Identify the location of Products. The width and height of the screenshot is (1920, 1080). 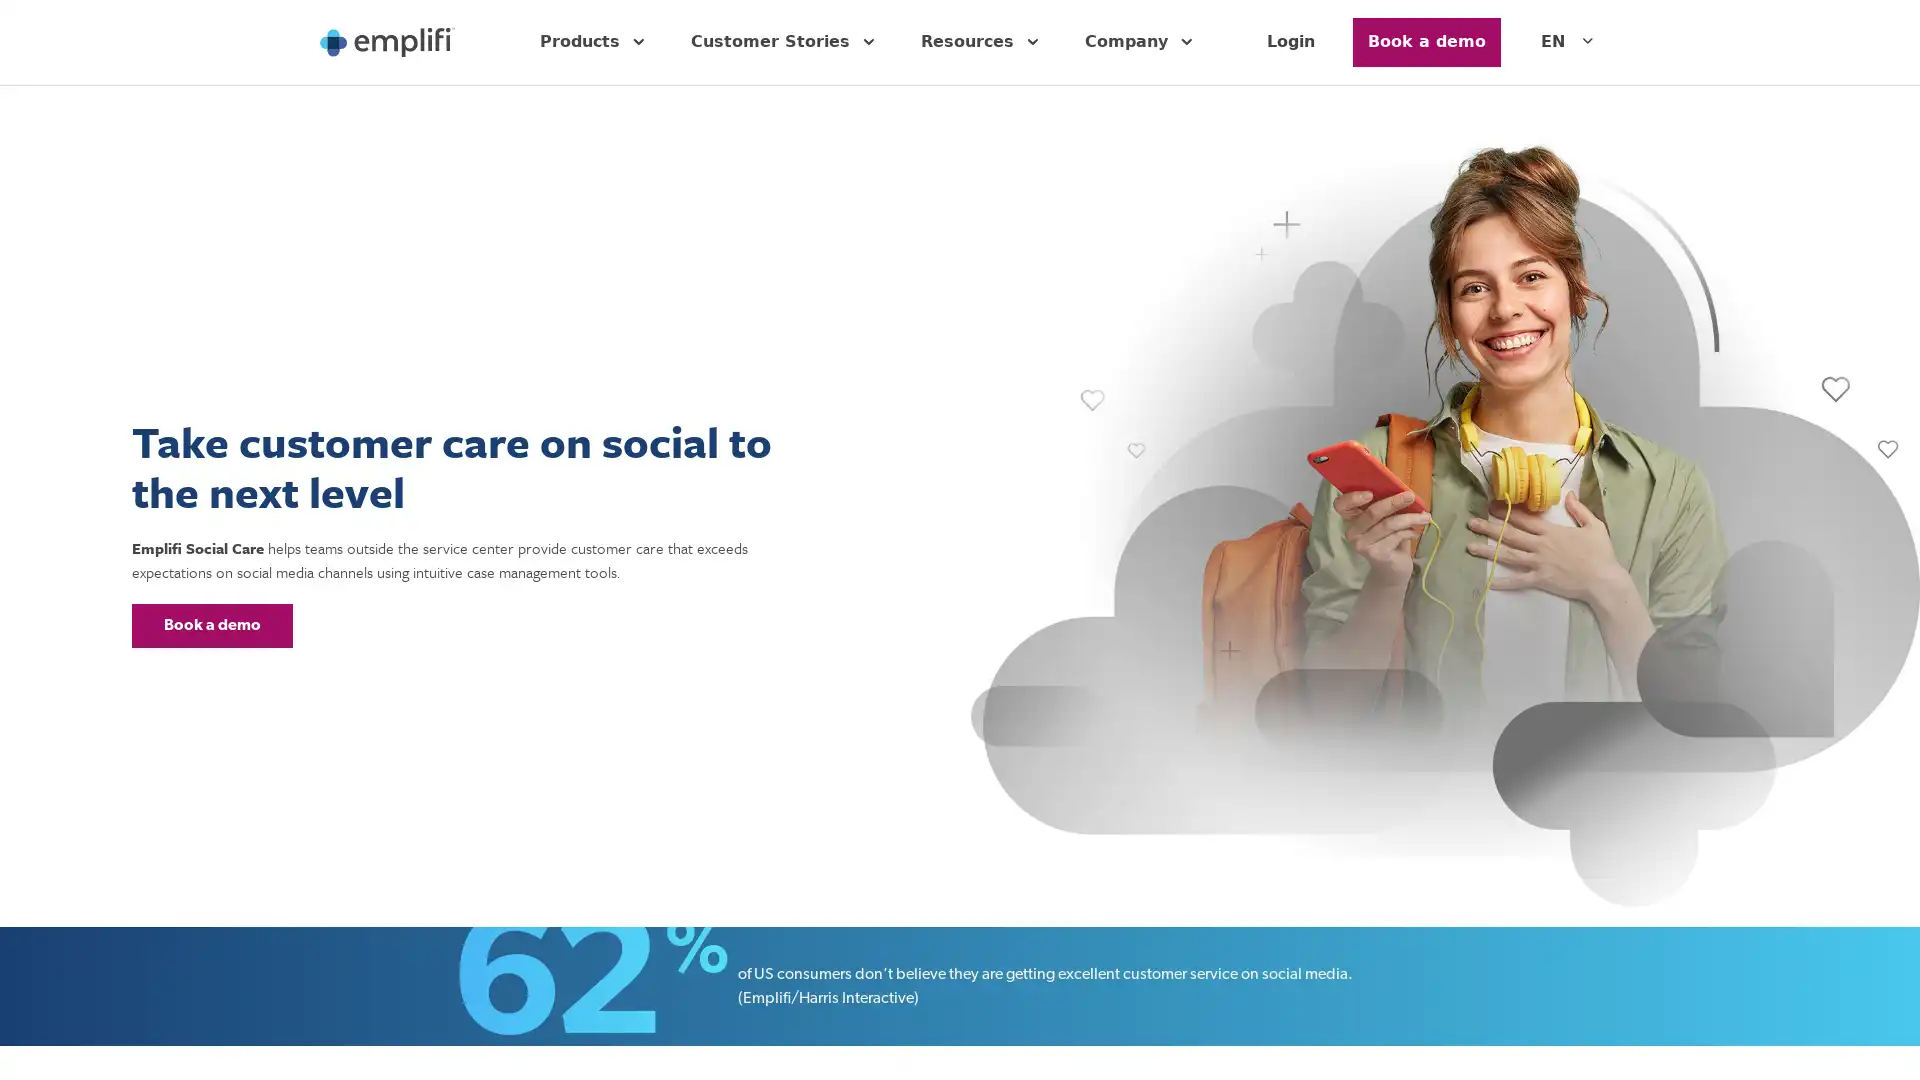
(594, 42).